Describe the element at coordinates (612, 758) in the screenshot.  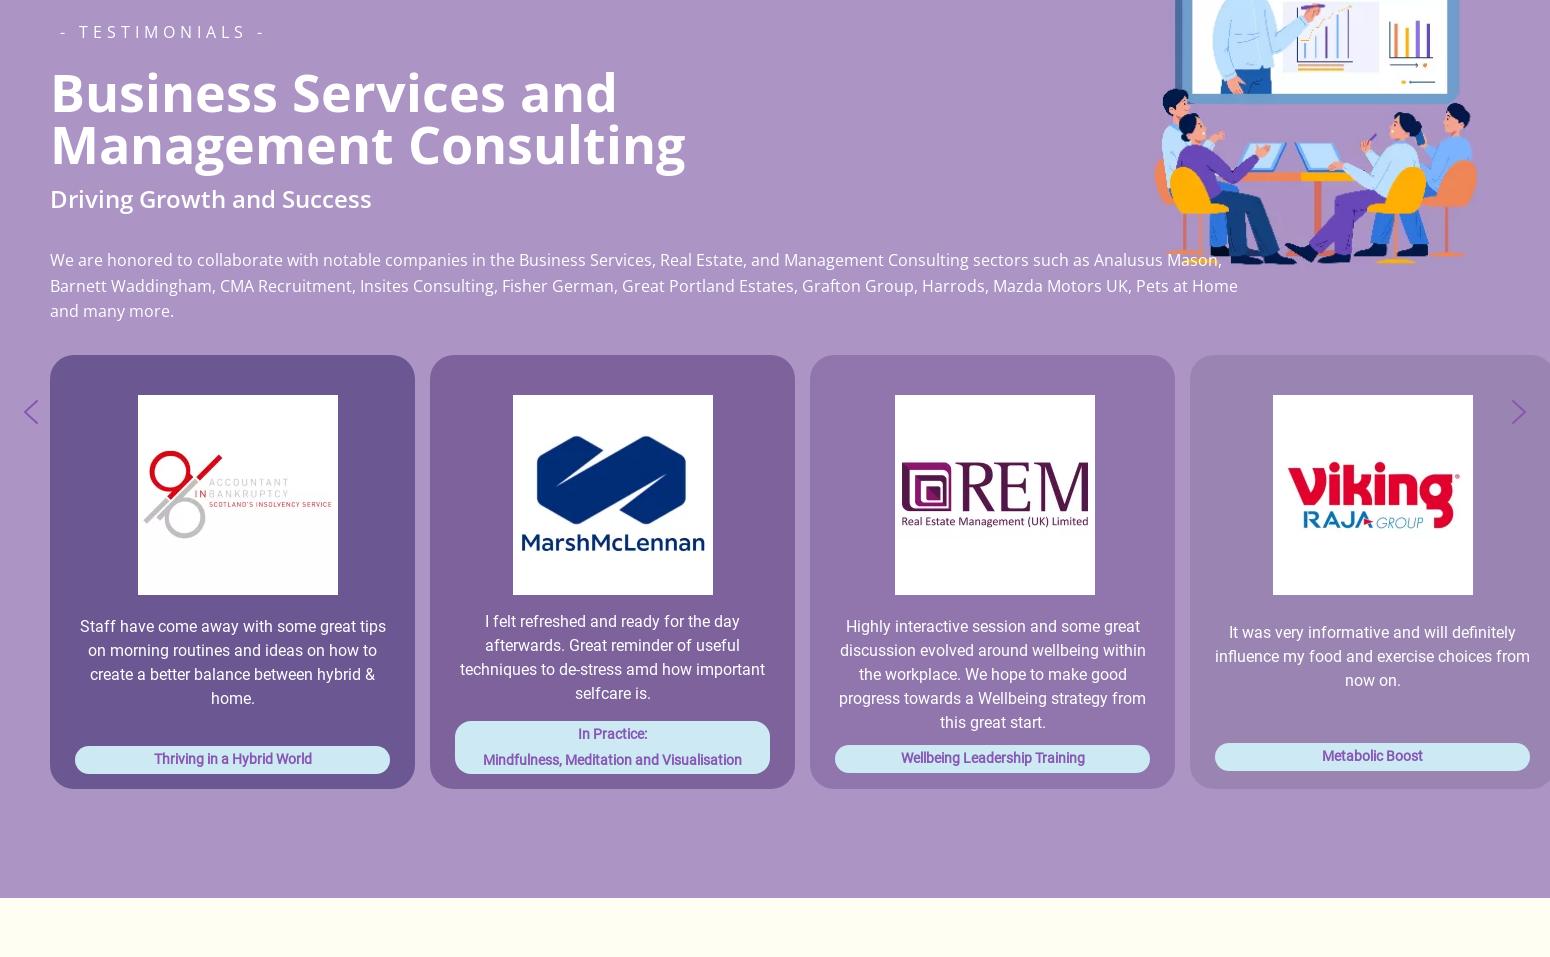
I see `'Mindfulness, Meditation and Visualisation'` at that location.